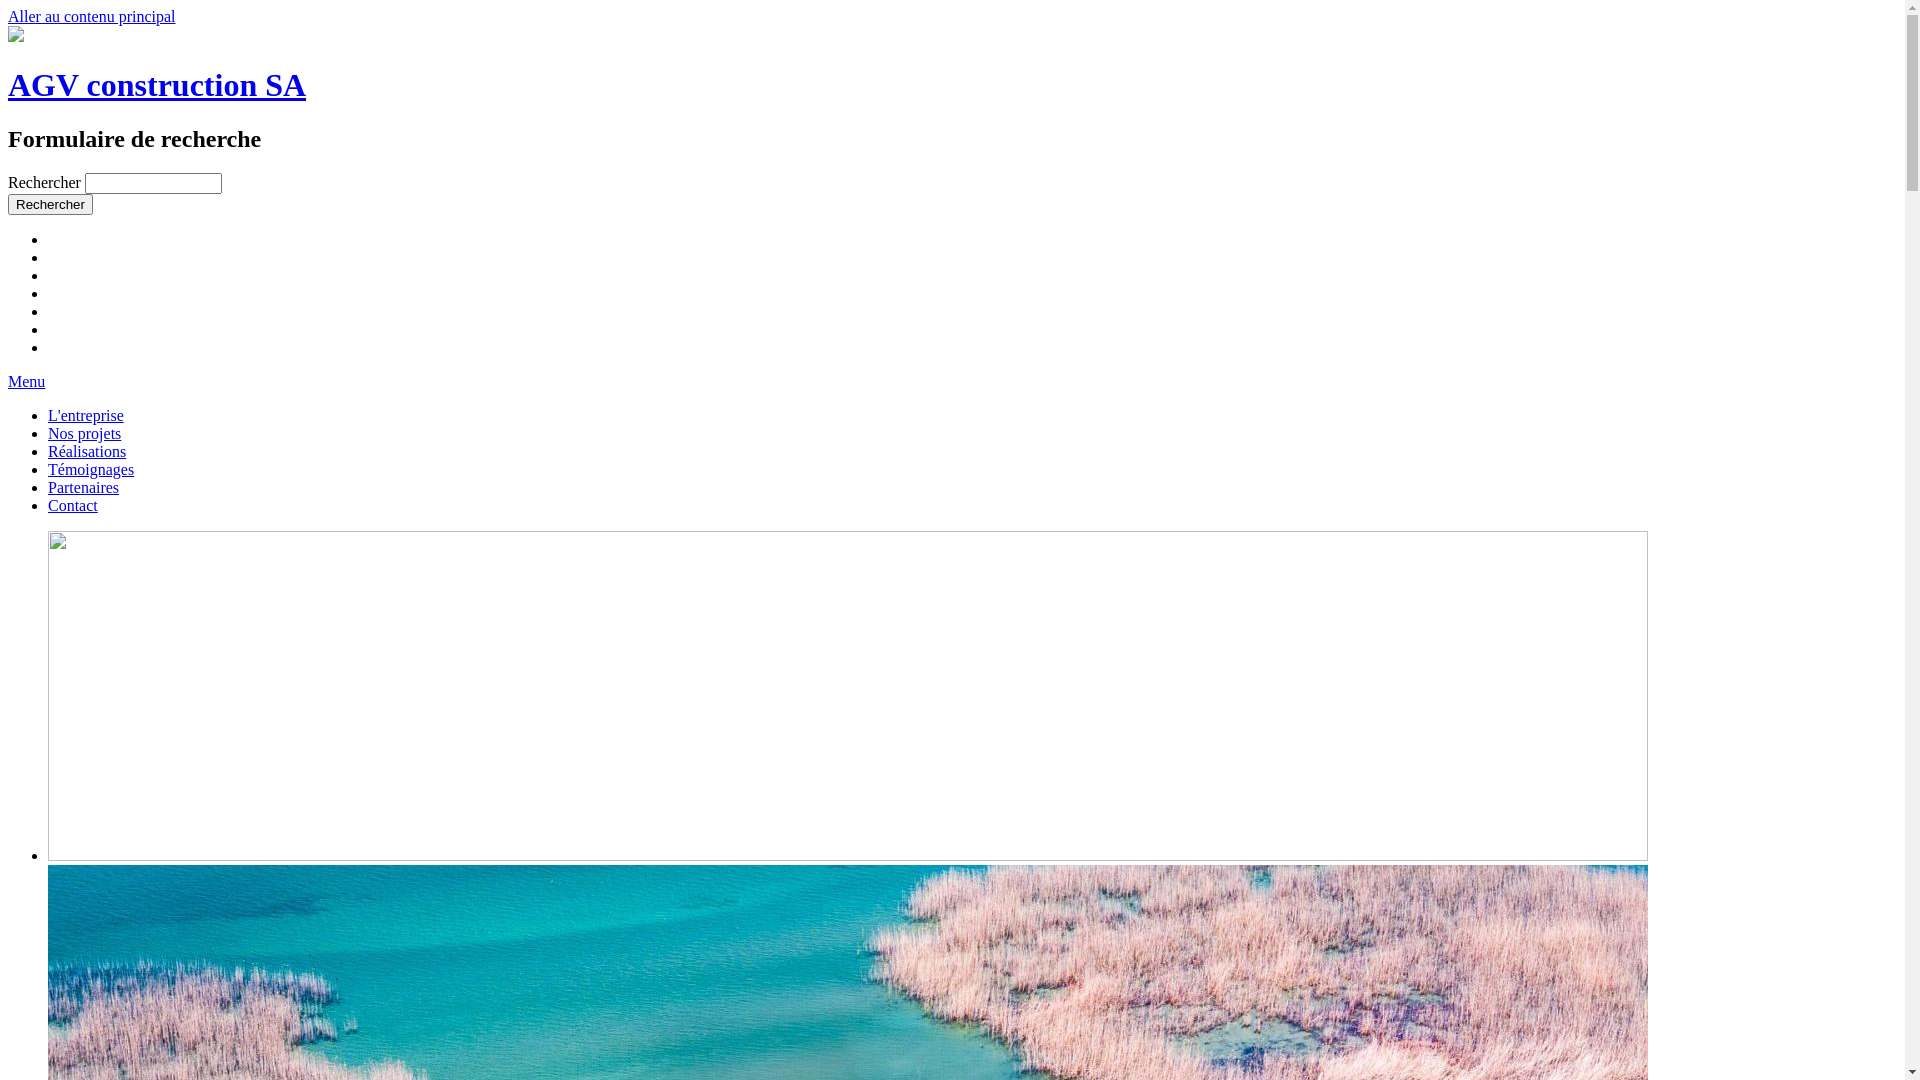 Image resolution: width=1920 pixels, height=1080 pixels. I want to click on 'Contact', so click(72, 504).